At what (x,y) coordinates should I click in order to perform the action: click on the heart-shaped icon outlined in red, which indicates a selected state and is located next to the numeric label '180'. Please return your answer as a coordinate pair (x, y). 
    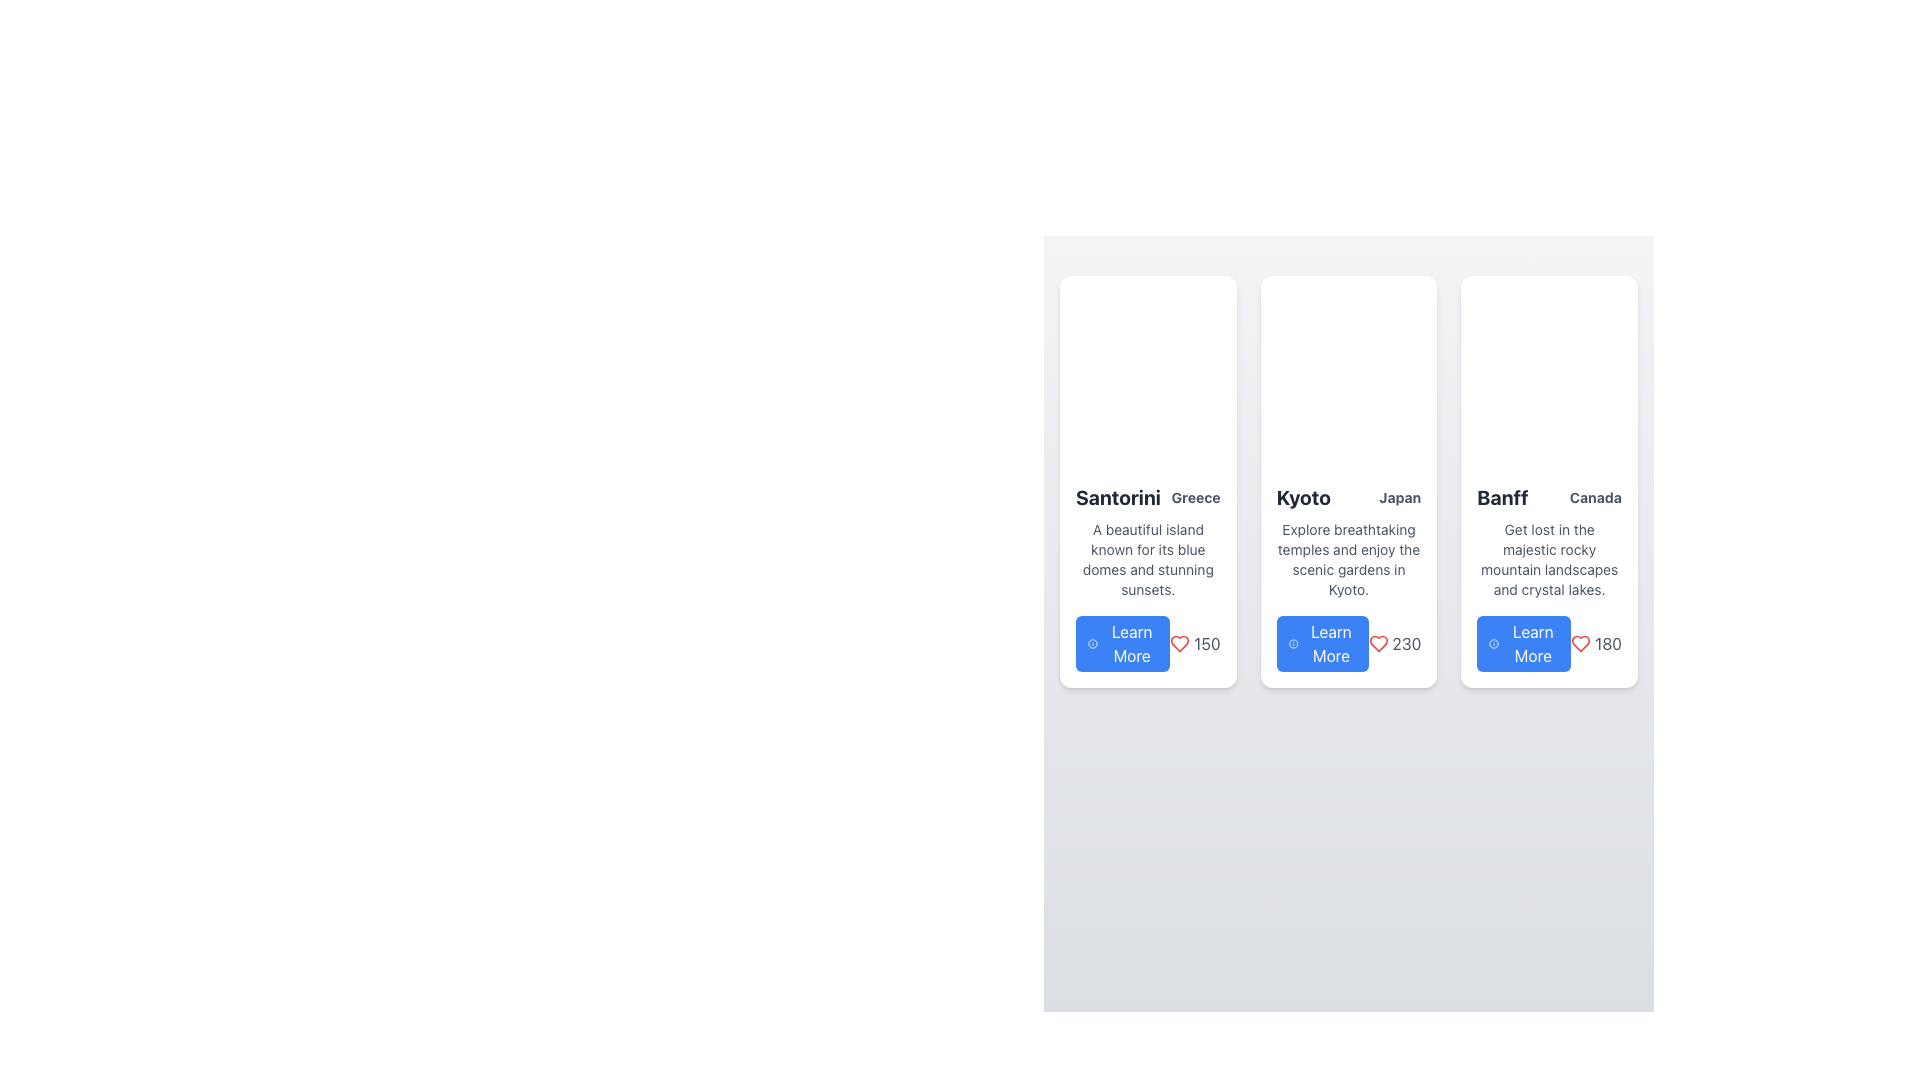
    Looking at the image, I should click on (1580, 644).